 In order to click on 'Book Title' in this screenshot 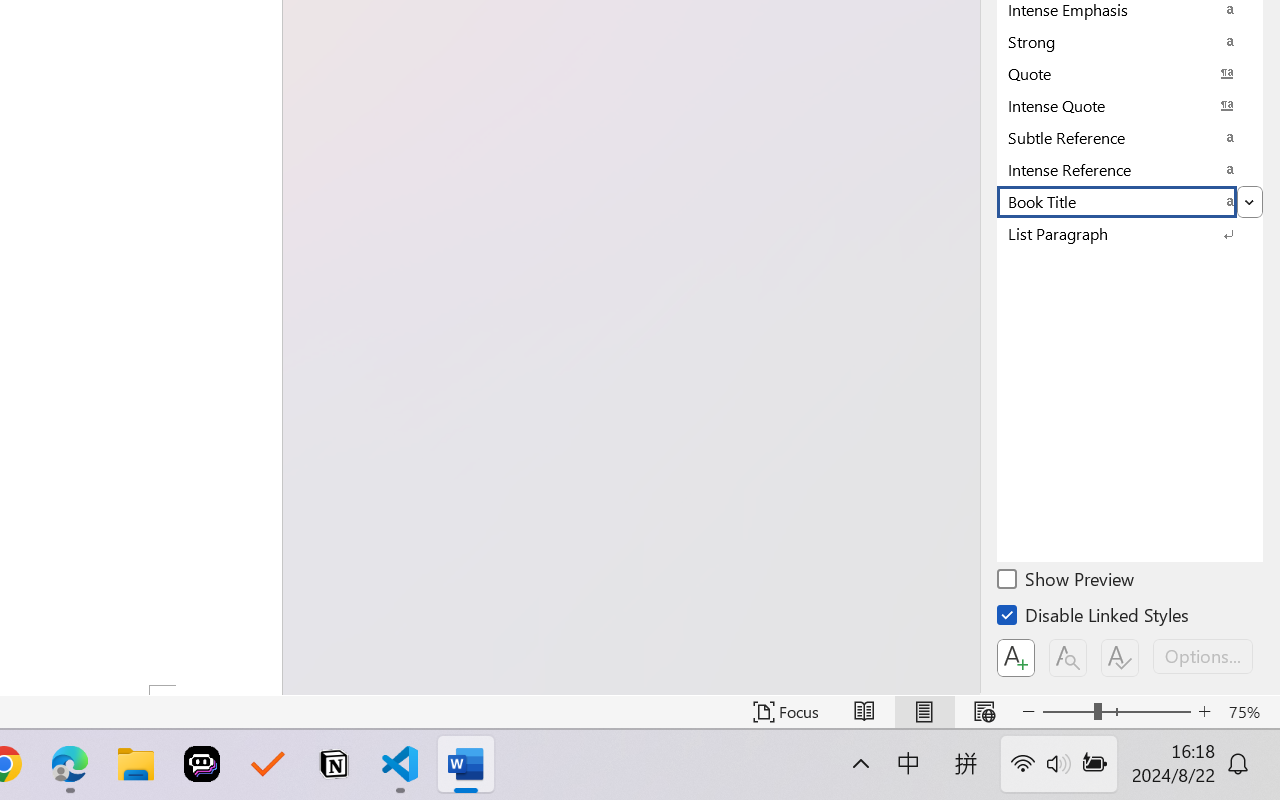, I will do `click(1130, 201)`.